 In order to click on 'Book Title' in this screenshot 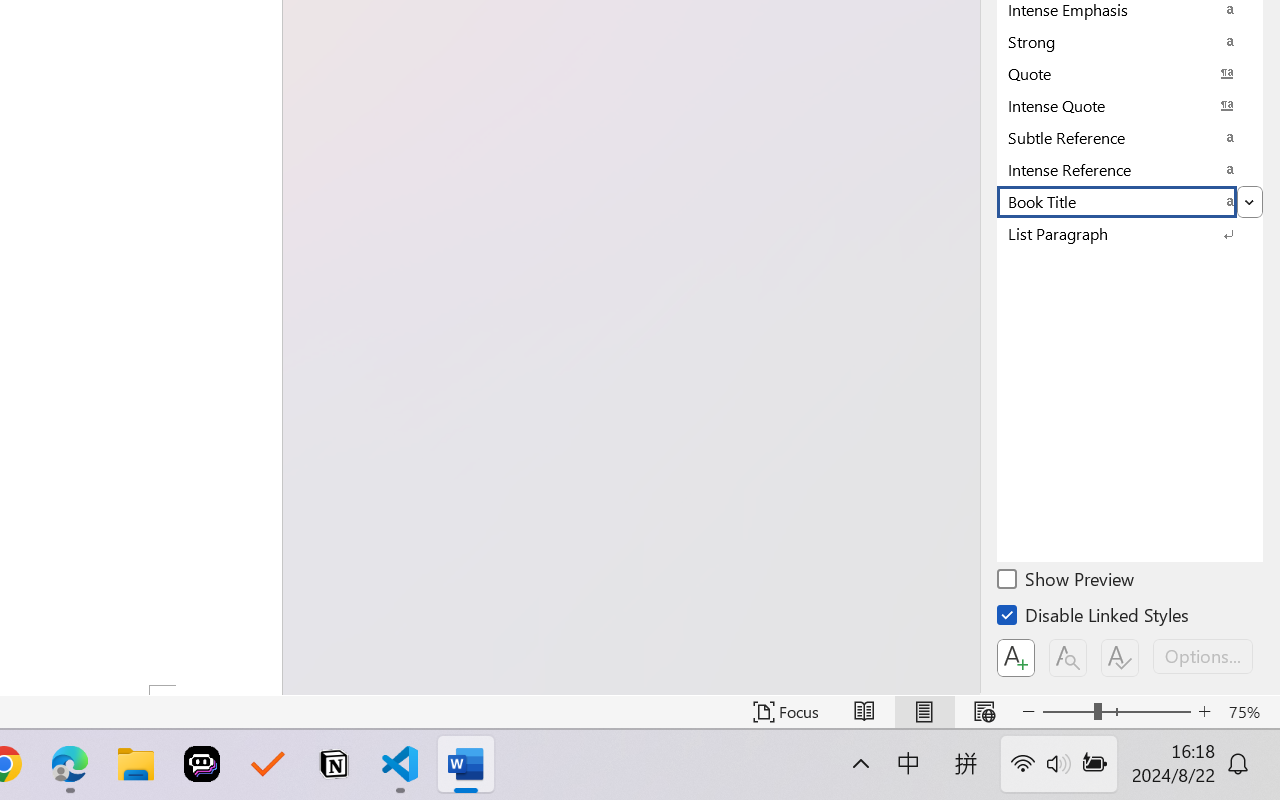, I will do `click(1130, 201)`.